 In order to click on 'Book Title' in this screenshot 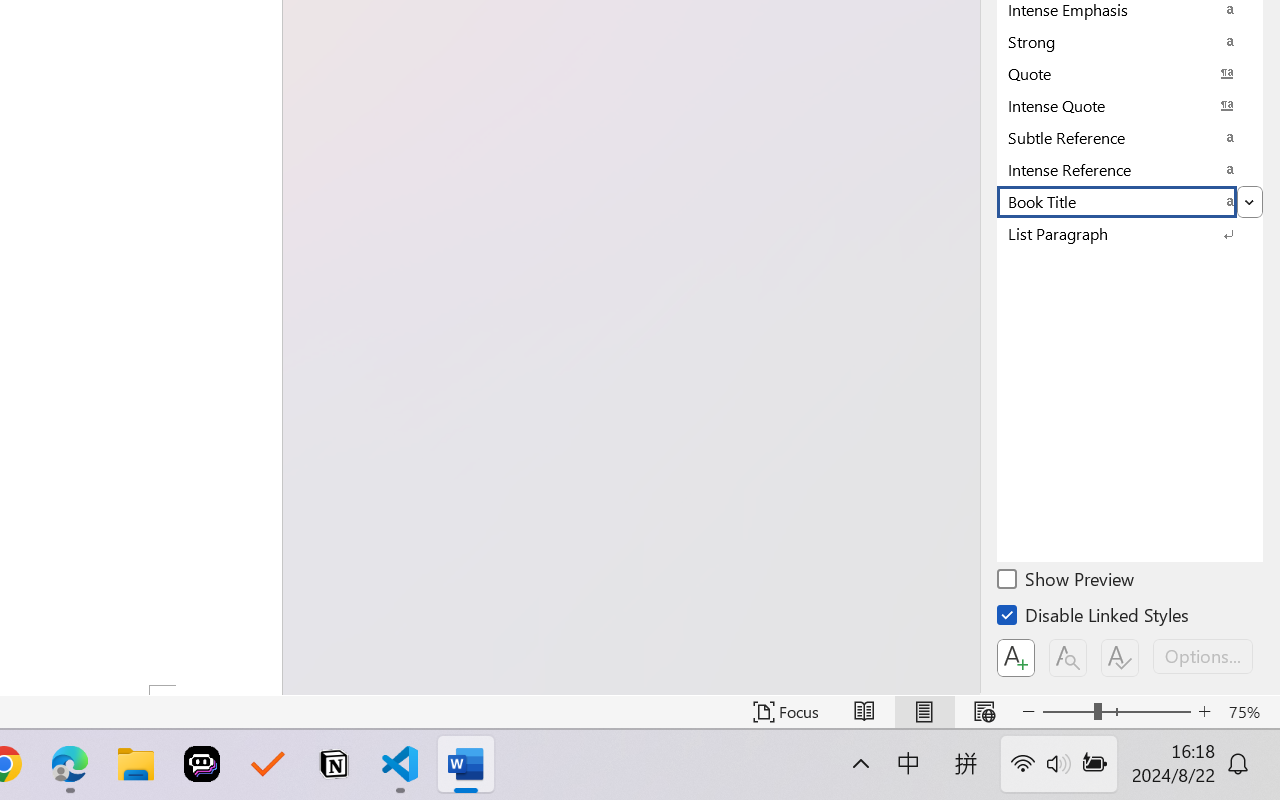, I will do `click(1130, 201)`.